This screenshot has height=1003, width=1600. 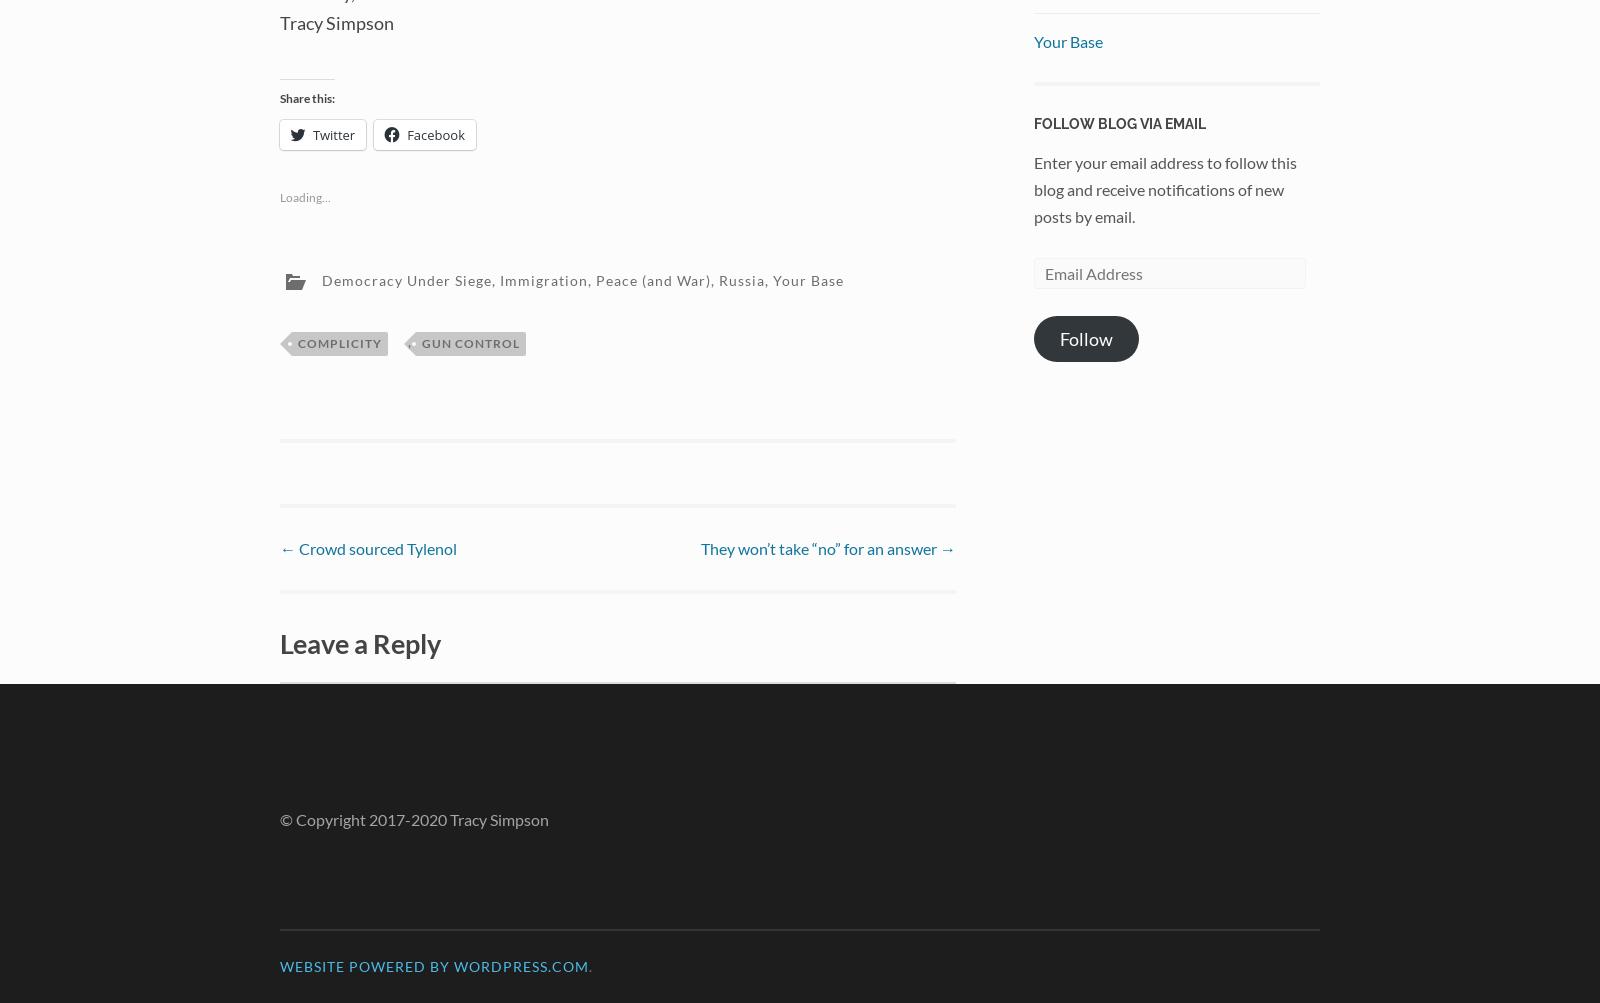 What do you see at coordinates (305, 195) in the screenshot?
I see `'Loading...'` at bounding box center [305, 195].